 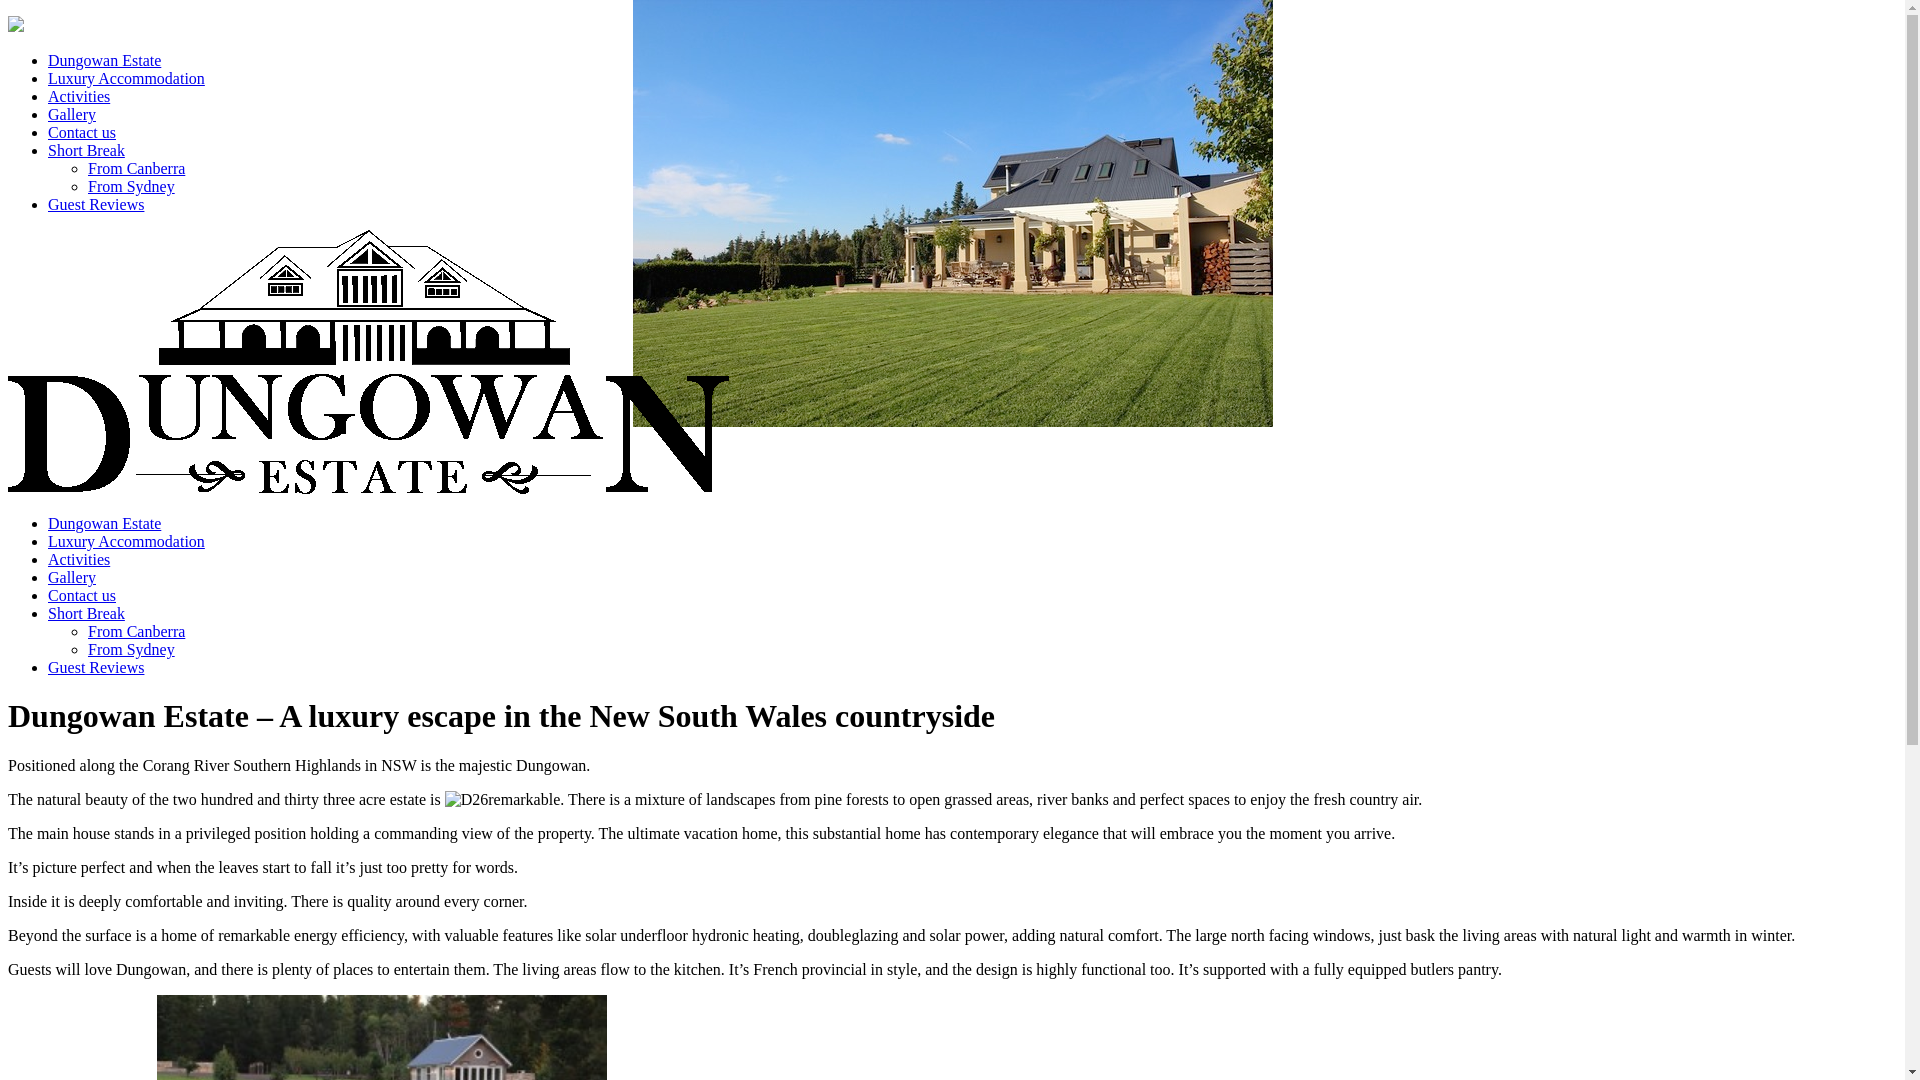 I want to click on 'Luxury Accommodation', so click(x=125, y=541).